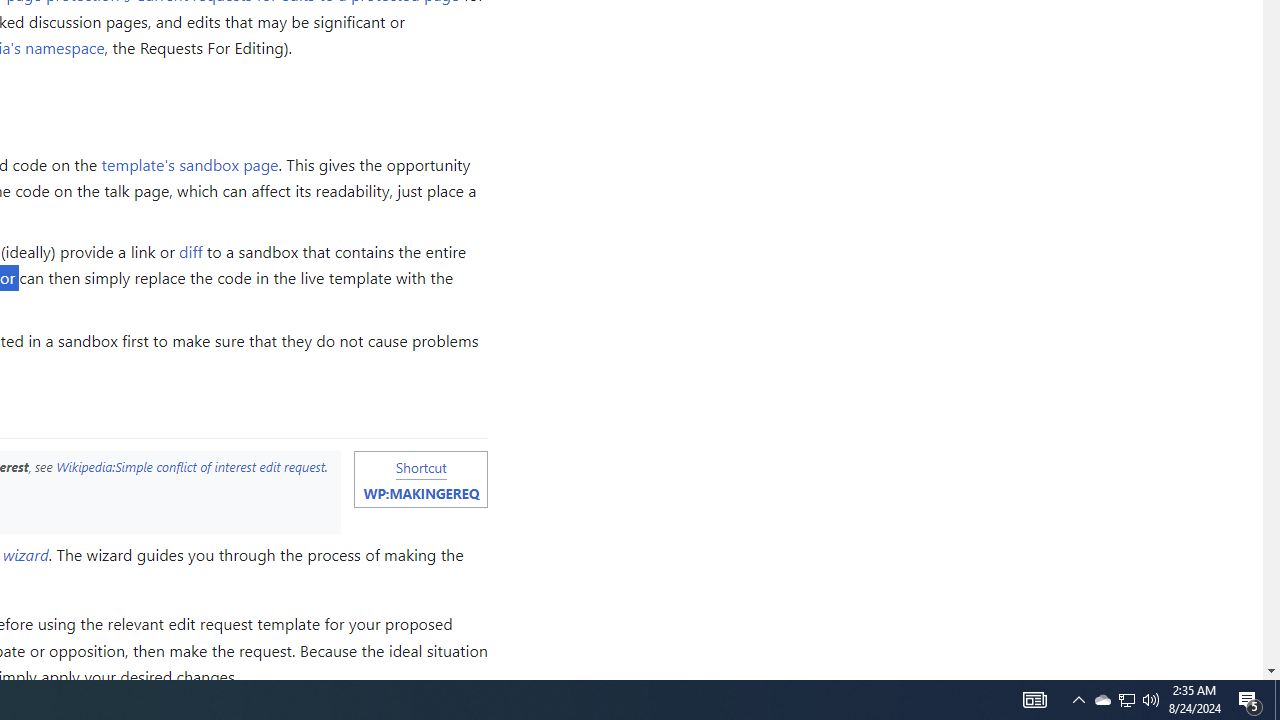 Image resolution: width=1280 pixels, height=720 pixels. I want to click on 'Shortcut', so click(420, 467).